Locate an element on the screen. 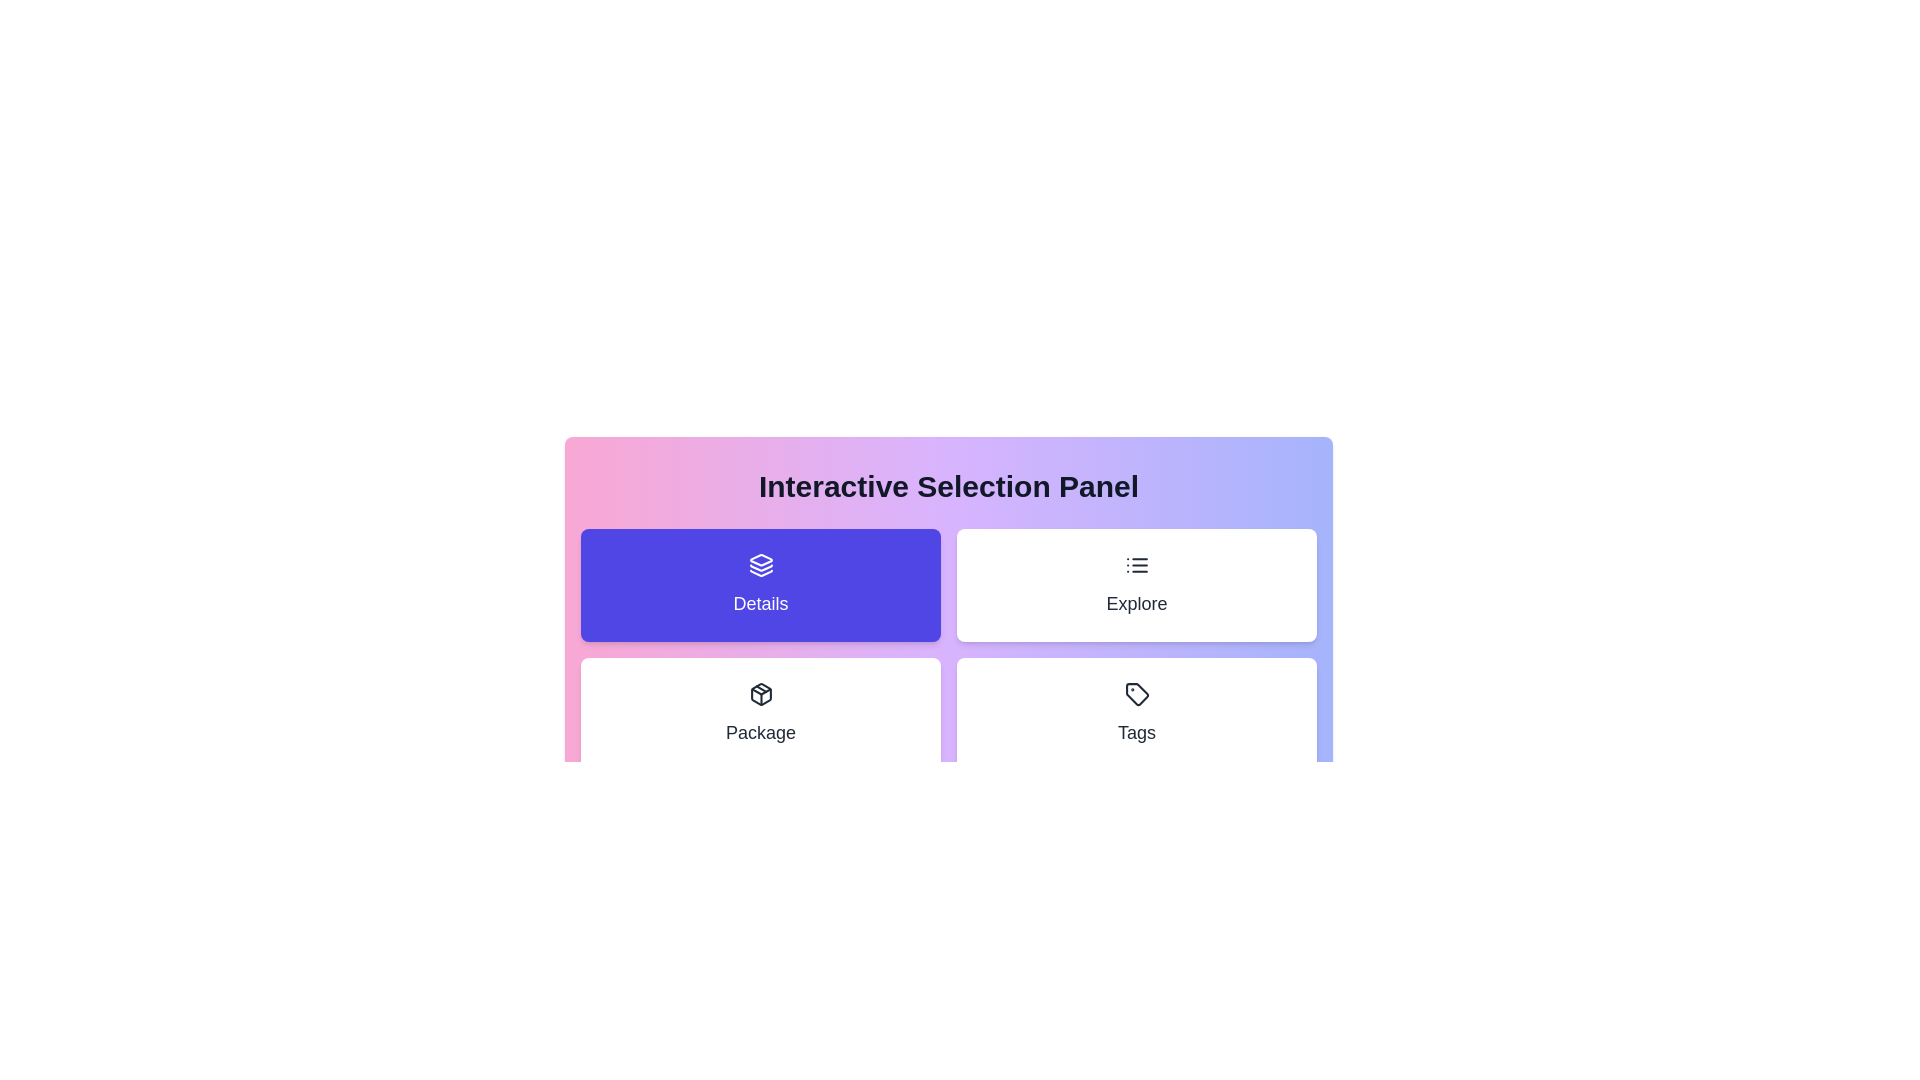 The width and height of the screenshot is (1920, 1080). the static text label displaying the word 'Explore', which is located in the bottom of the top-right card in a two-by-two grid layout, below an icon illustrating a list is located at coordinates (1137, 603).